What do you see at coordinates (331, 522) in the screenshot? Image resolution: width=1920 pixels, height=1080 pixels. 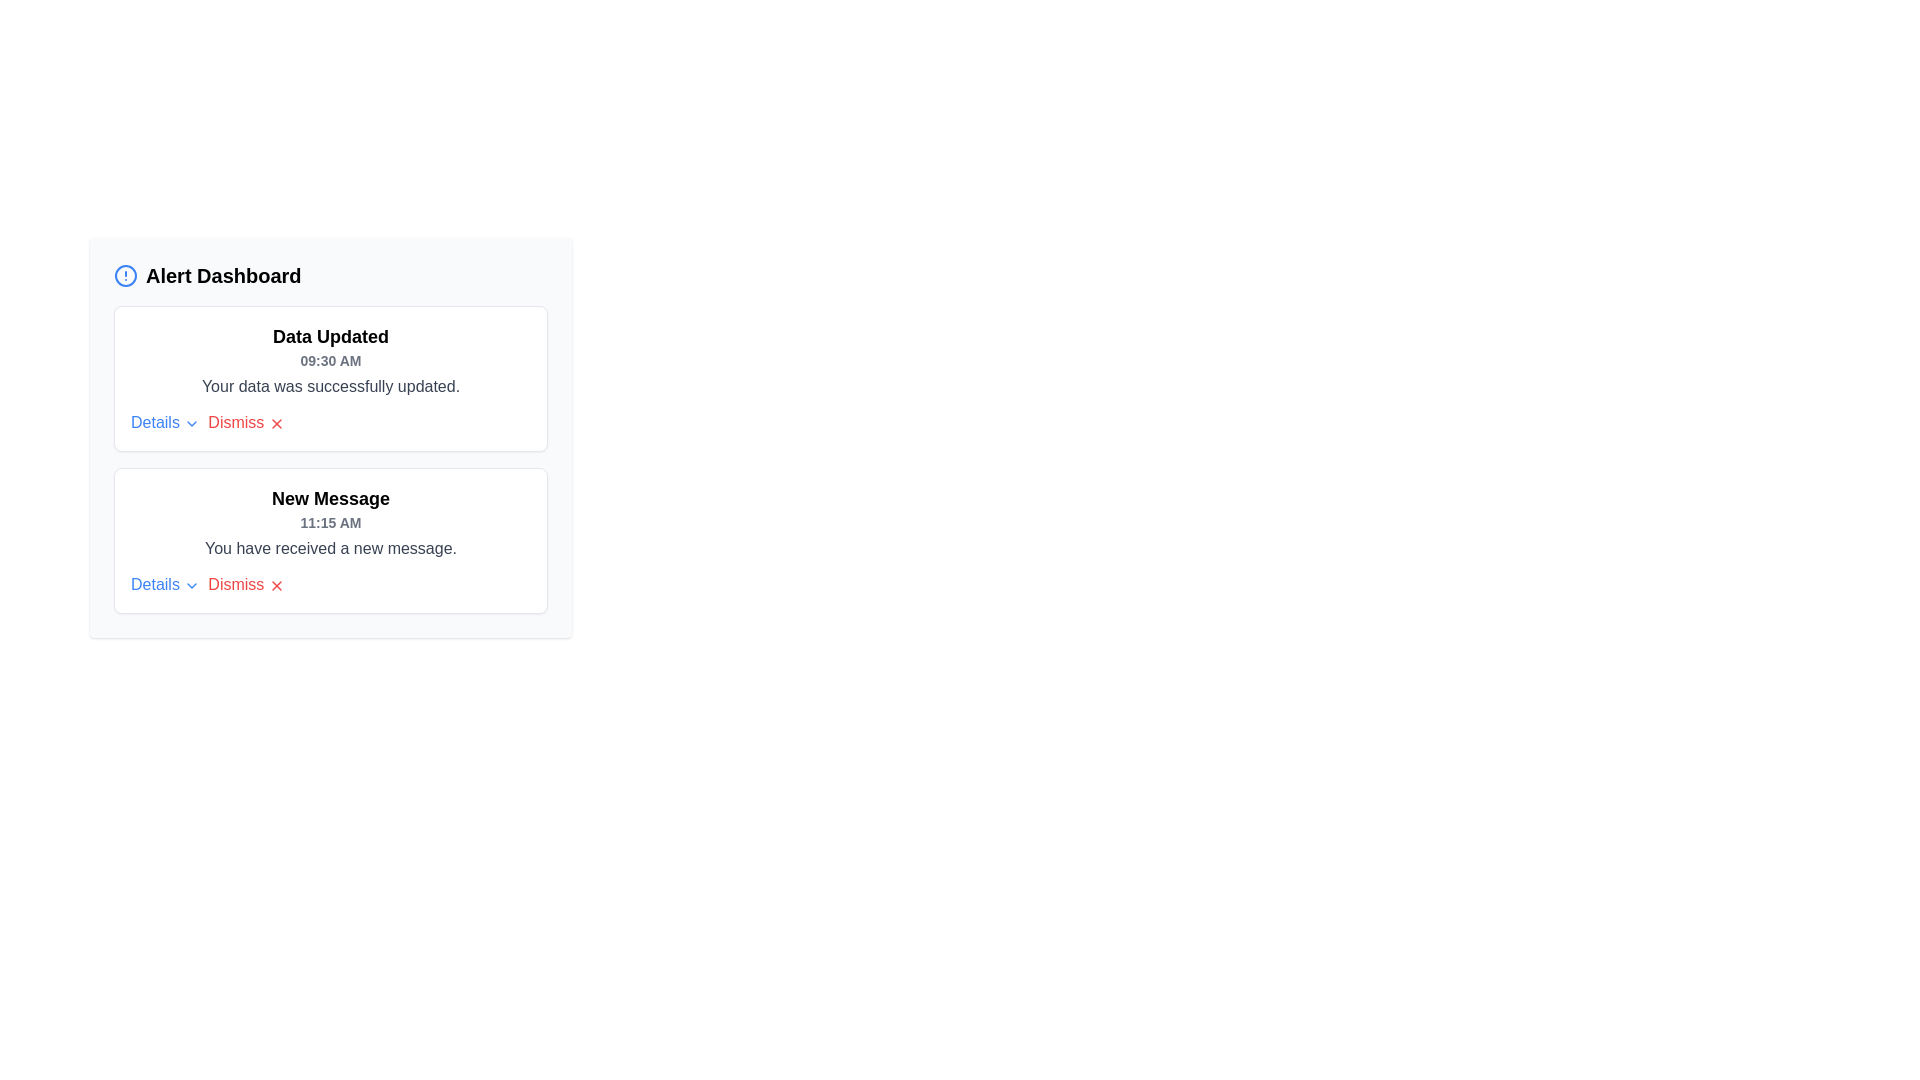 I see `the text displaying '11:15 AM' which is located directly below the 'New Message' title in the notification card` at bounding box center [331, 522].